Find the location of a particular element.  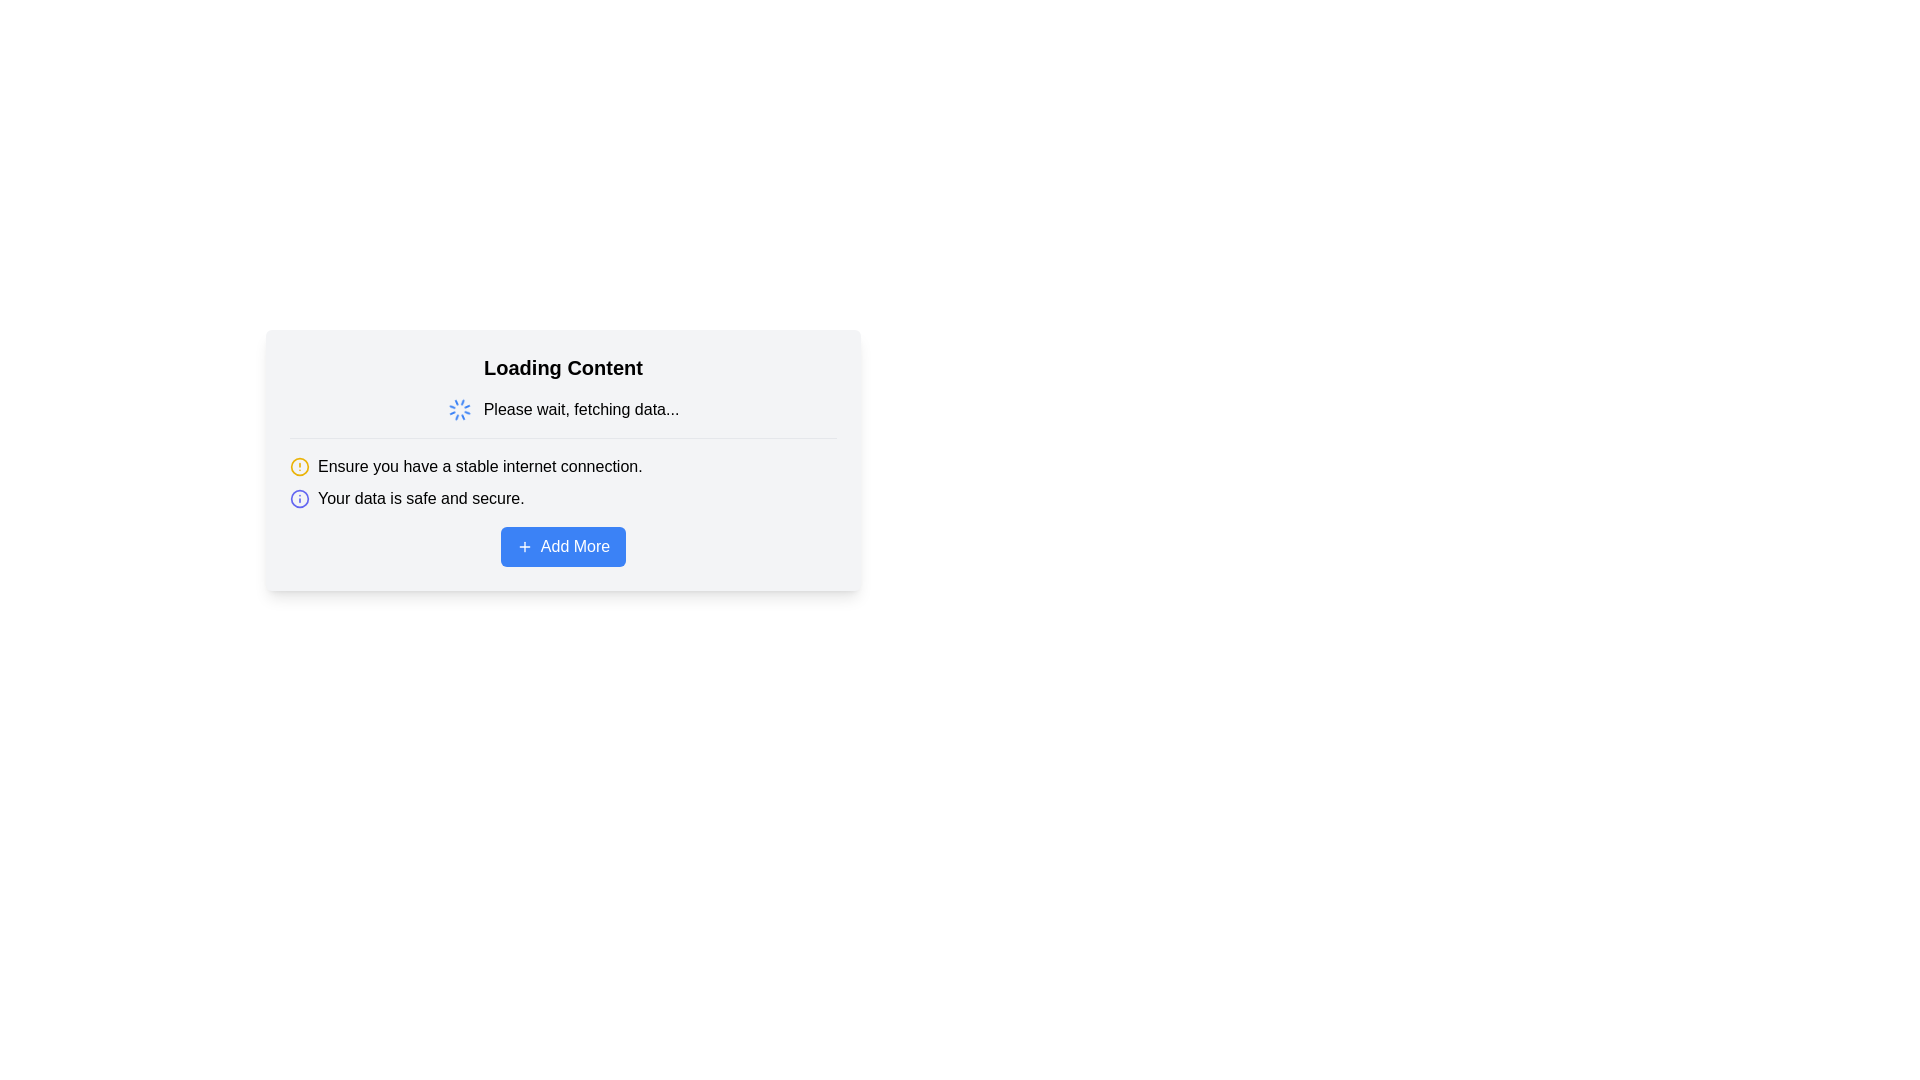

the informational warning text label reminding users of the need for a stable internet connection, located below the 'Loading Content' header and above the 'Your data is safe and secure.' message is located at coordinates (480, 466).